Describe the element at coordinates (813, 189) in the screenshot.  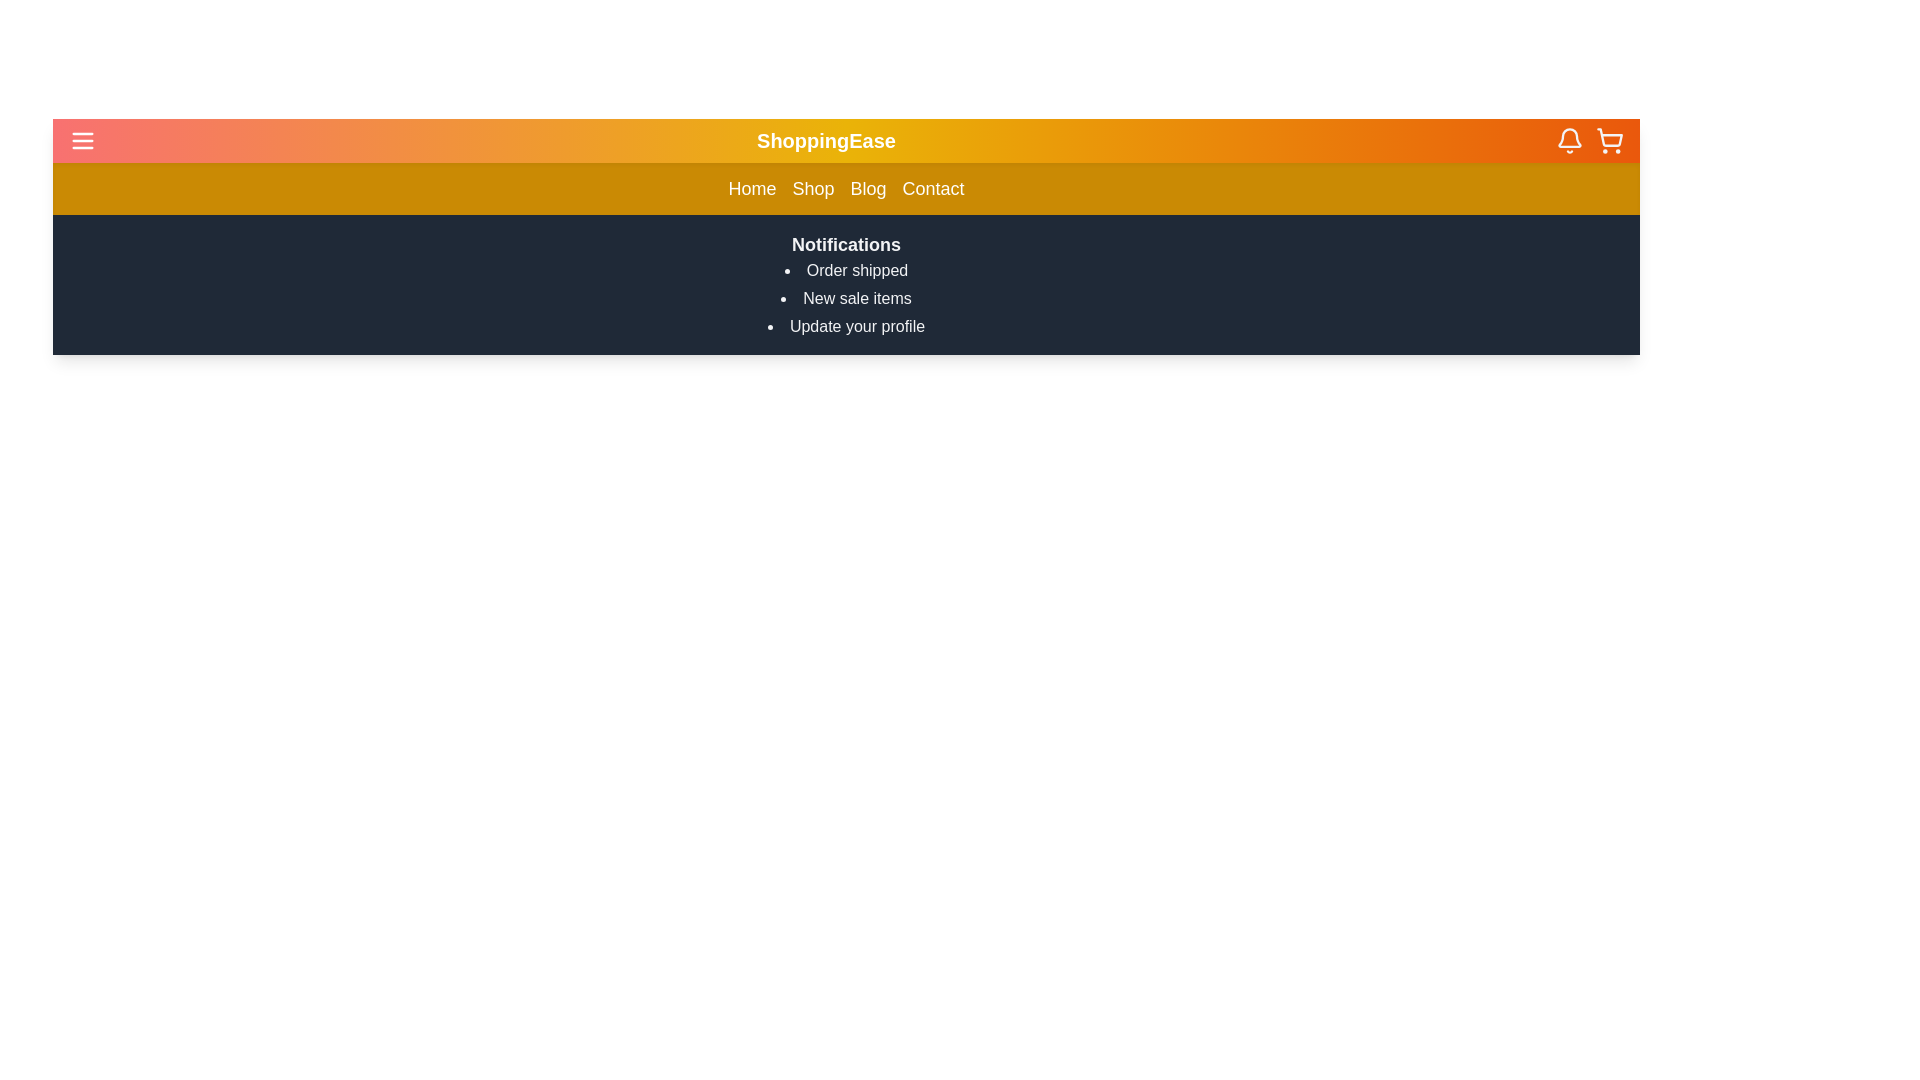
I see `the 'Shop' navigation link, which is the second item in the horizontal navigation menu` at that location.